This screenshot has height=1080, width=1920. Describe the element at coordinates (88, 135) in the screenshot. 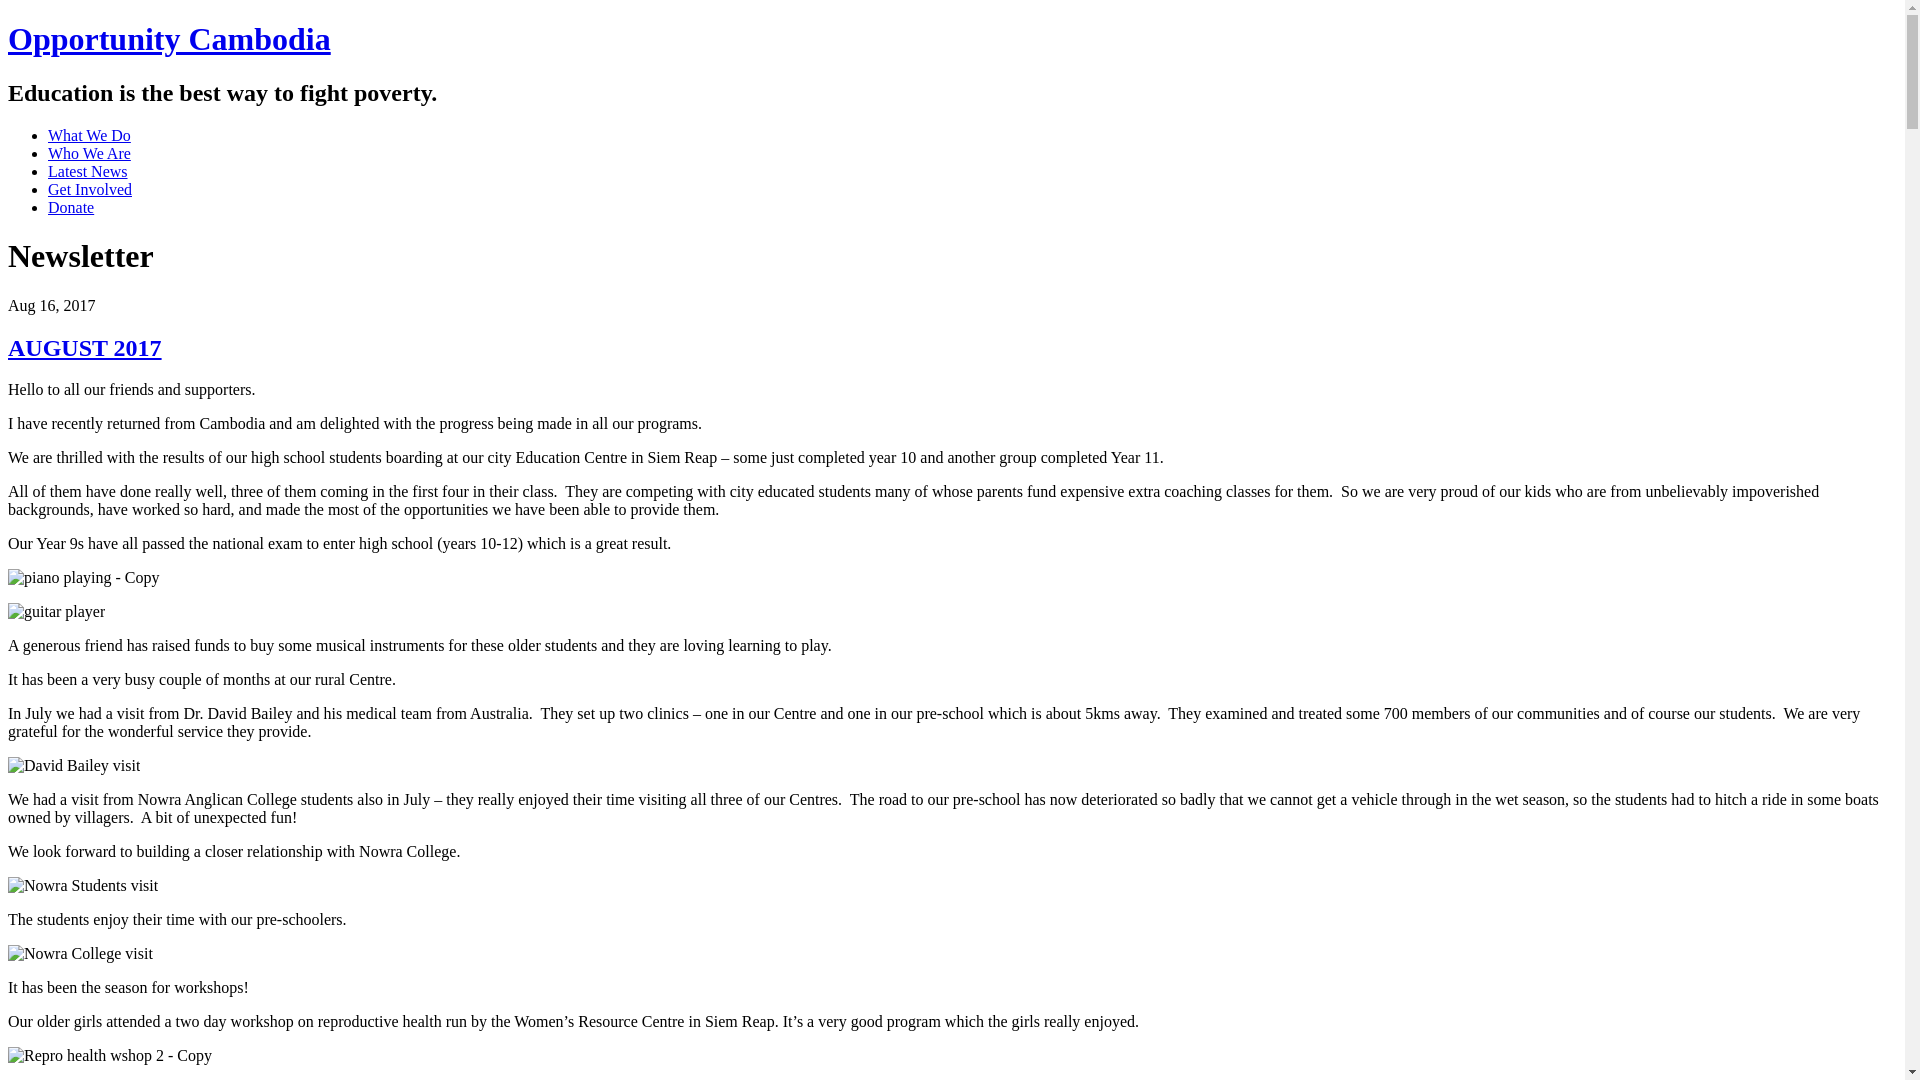

I see `'What We Do'` at that location.